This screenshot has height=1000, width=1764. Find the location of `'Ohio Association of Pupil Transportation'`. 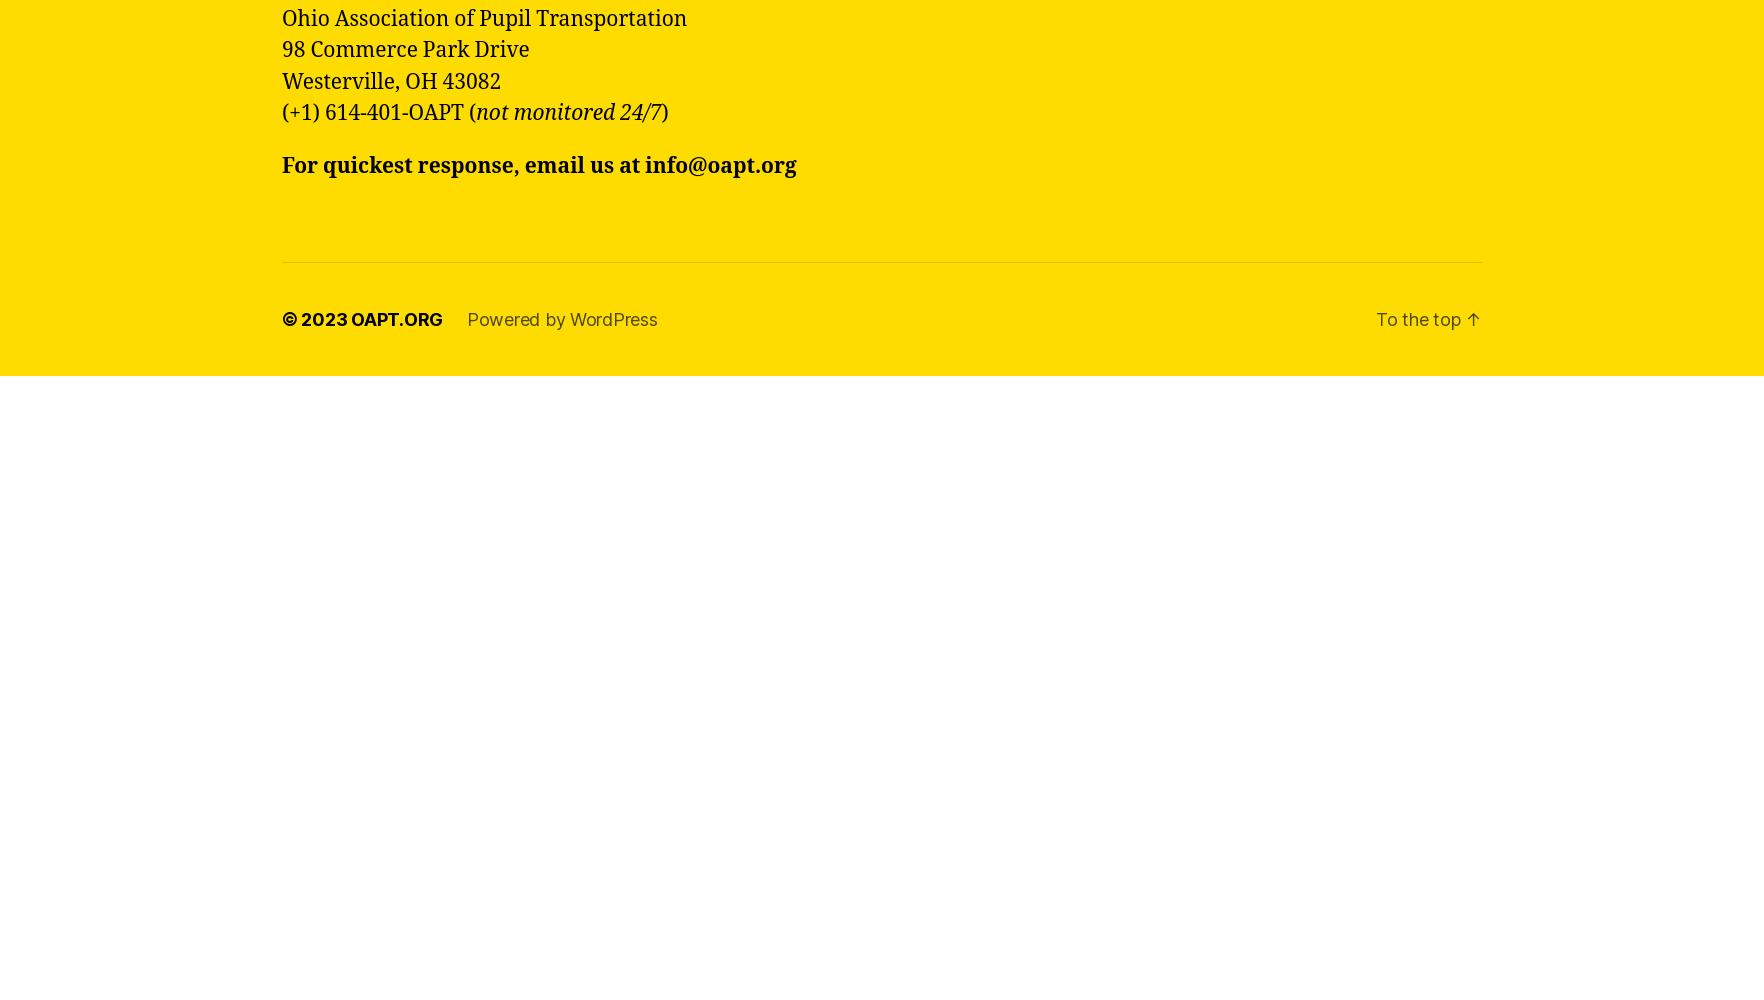

'Ohio Association of Pupil Transportation' is located at coordinates (484, 18).